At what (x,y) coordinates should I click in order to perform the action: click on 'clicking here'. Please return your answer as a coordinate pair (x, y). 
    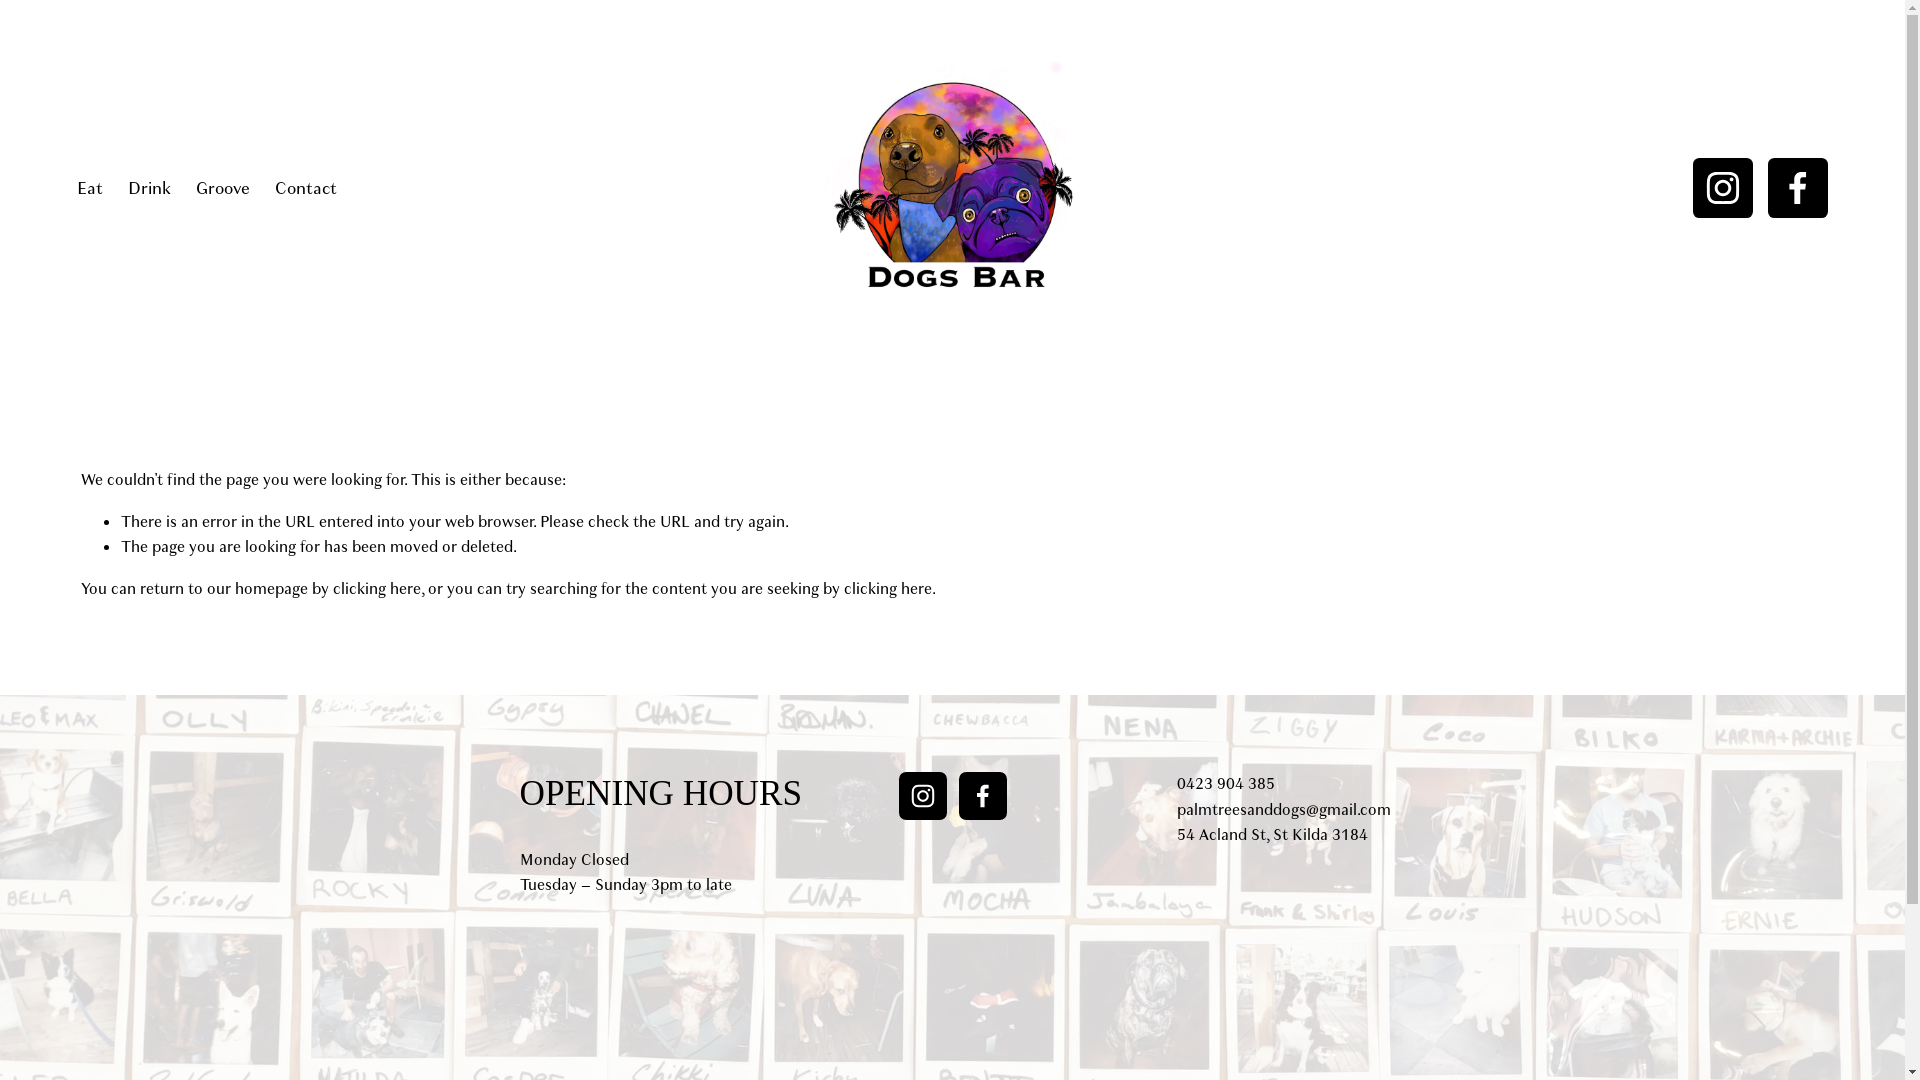
    Looking at the image, I should click on (887, 588).